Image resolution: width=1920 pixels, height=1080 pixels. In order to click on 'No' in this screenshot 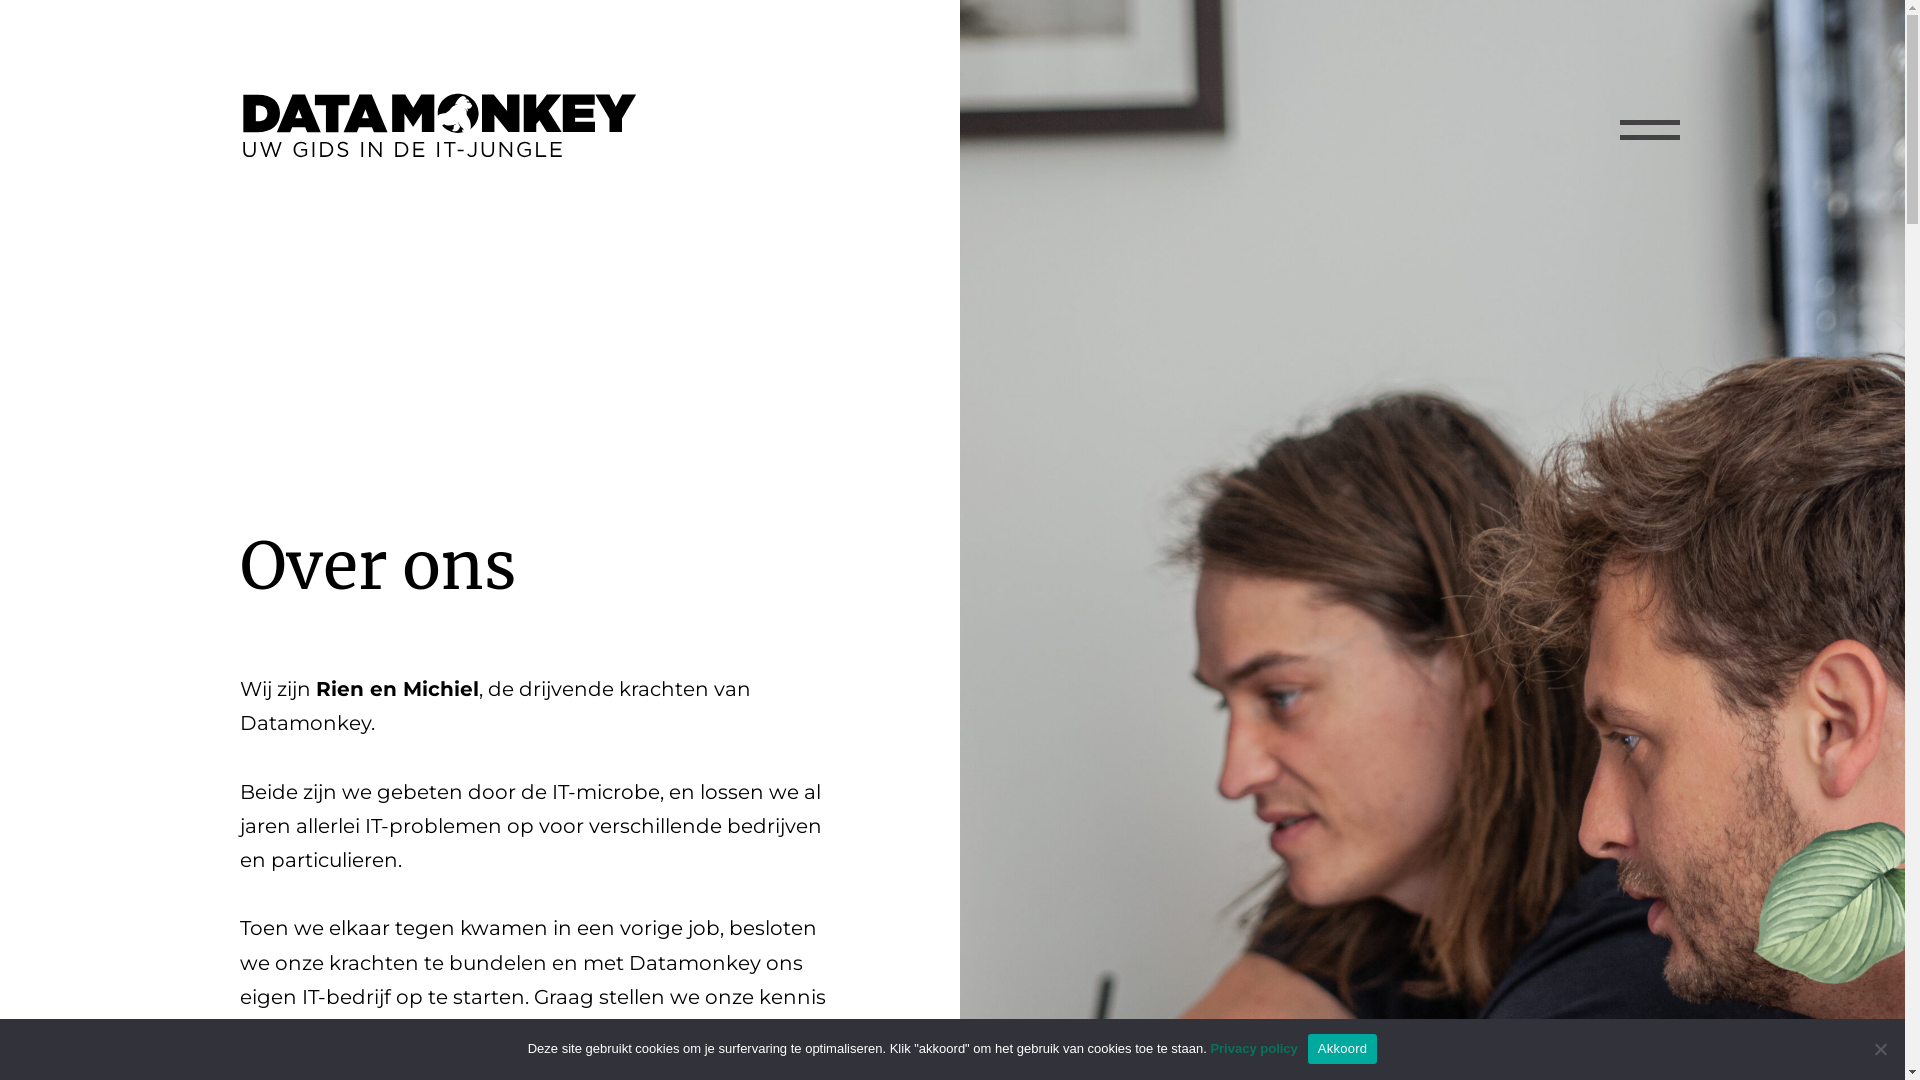, I will do `click(1879, 1048)`.